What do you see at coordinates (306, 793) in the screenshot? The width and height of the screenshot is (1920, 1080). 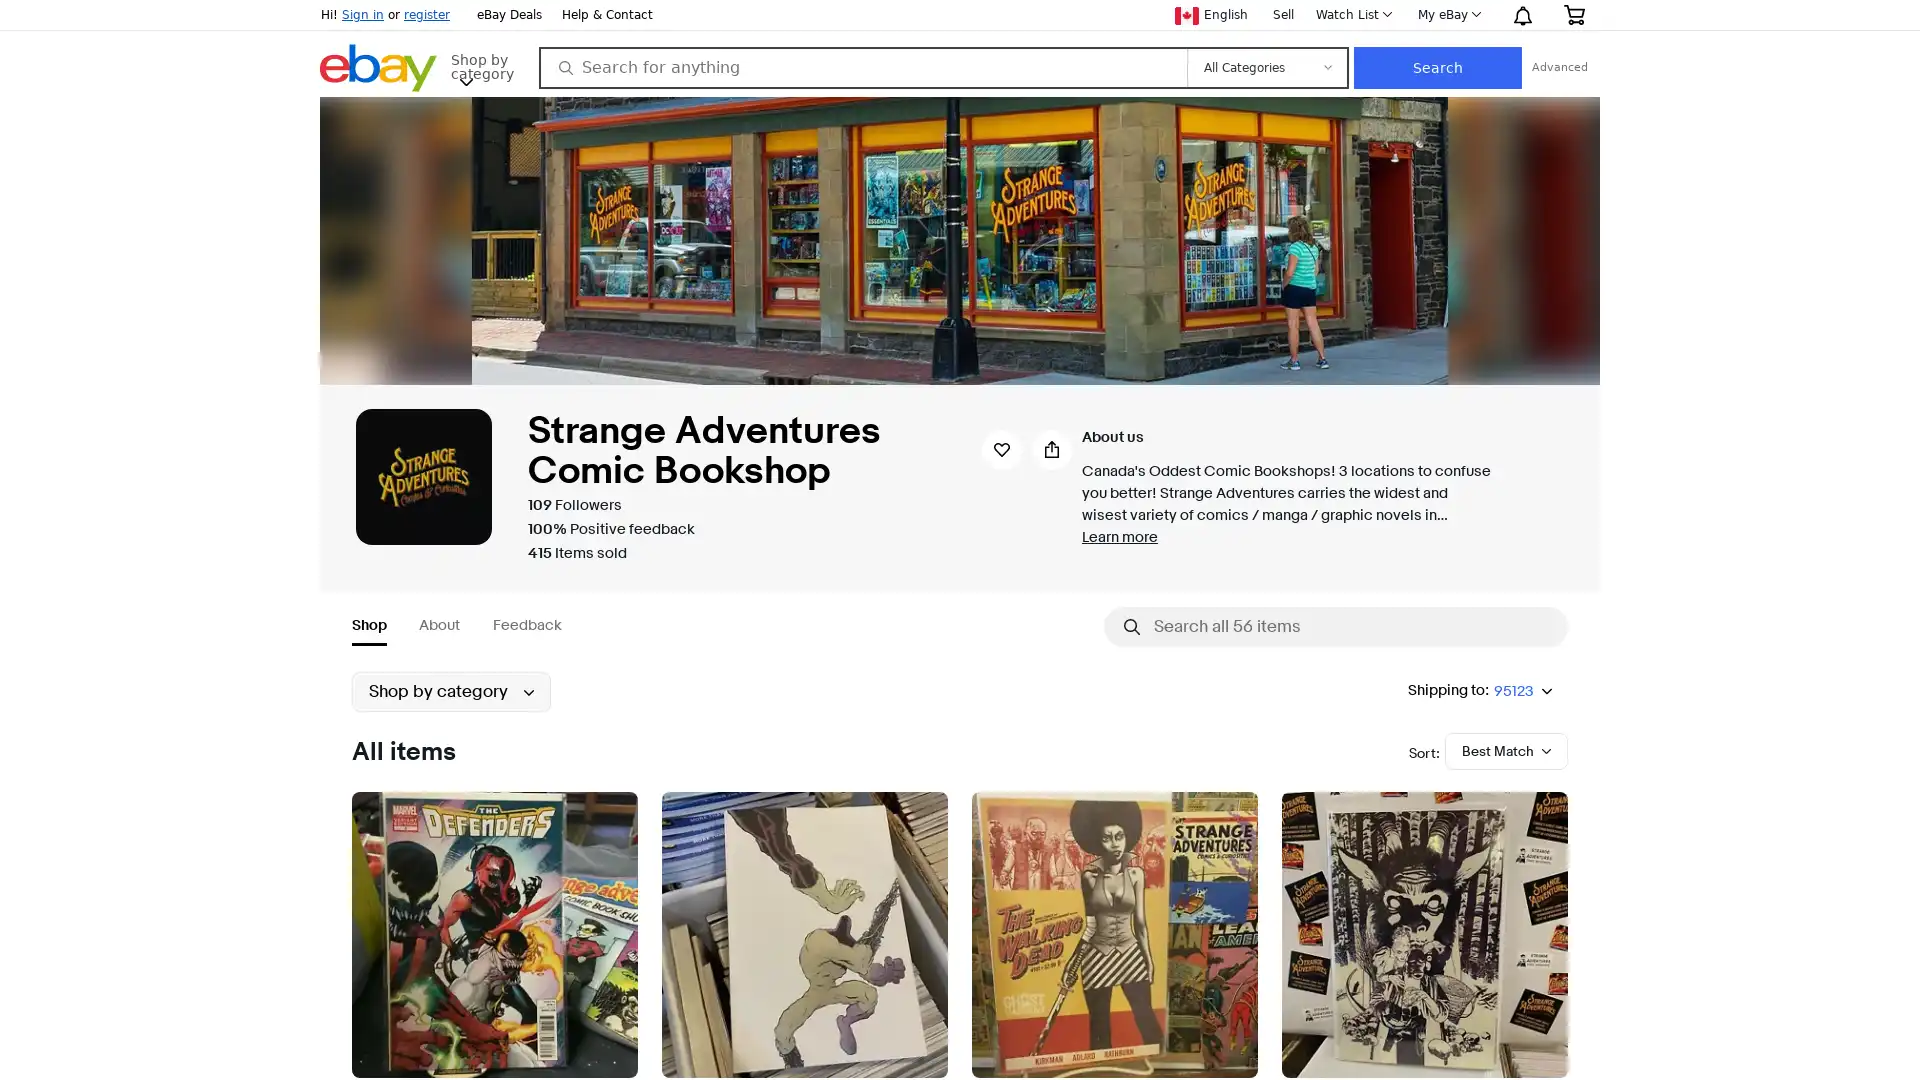 I see `Submenu of Collectibles` at bounding box center [306, 793].